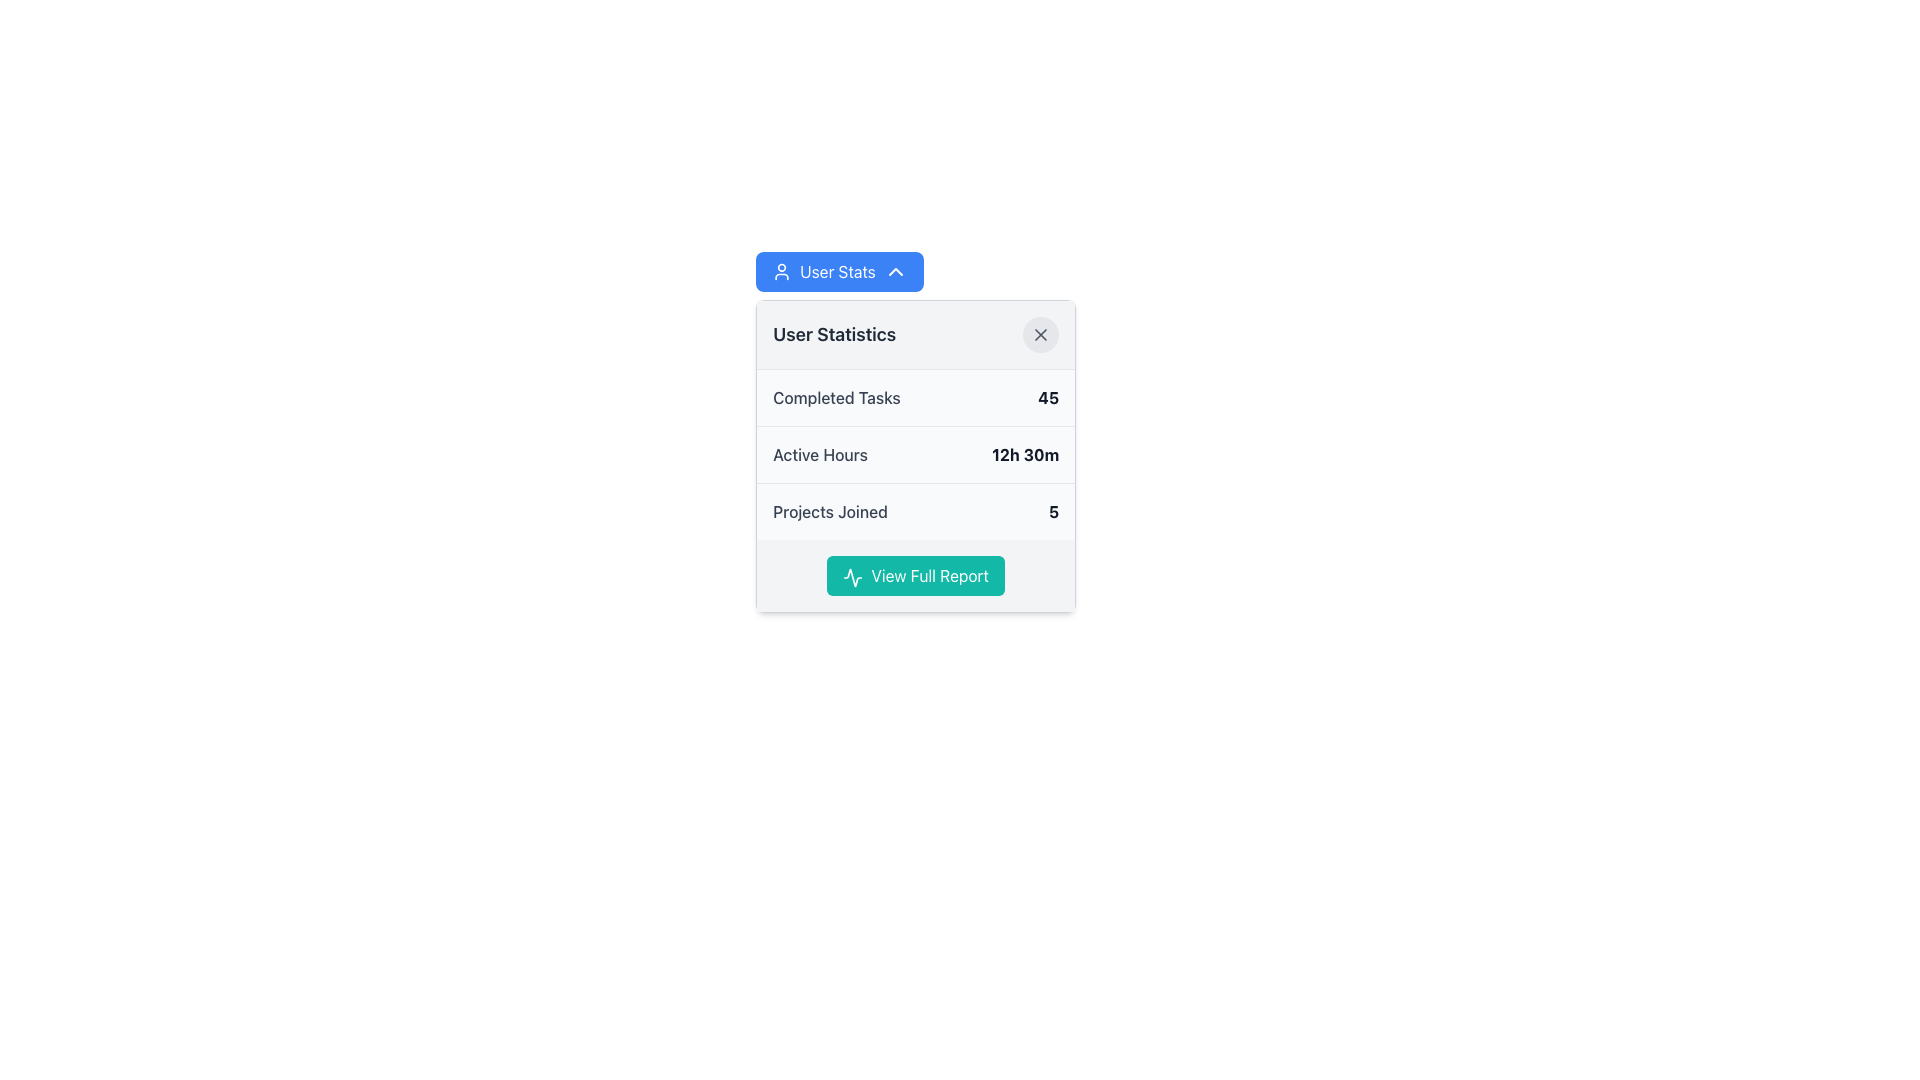 Image resolution: width=1920 pixels, height=1080 pixels. I want to click on the Chevron Upward icon located to the right of 'User Stats' button, so click(894, 272).